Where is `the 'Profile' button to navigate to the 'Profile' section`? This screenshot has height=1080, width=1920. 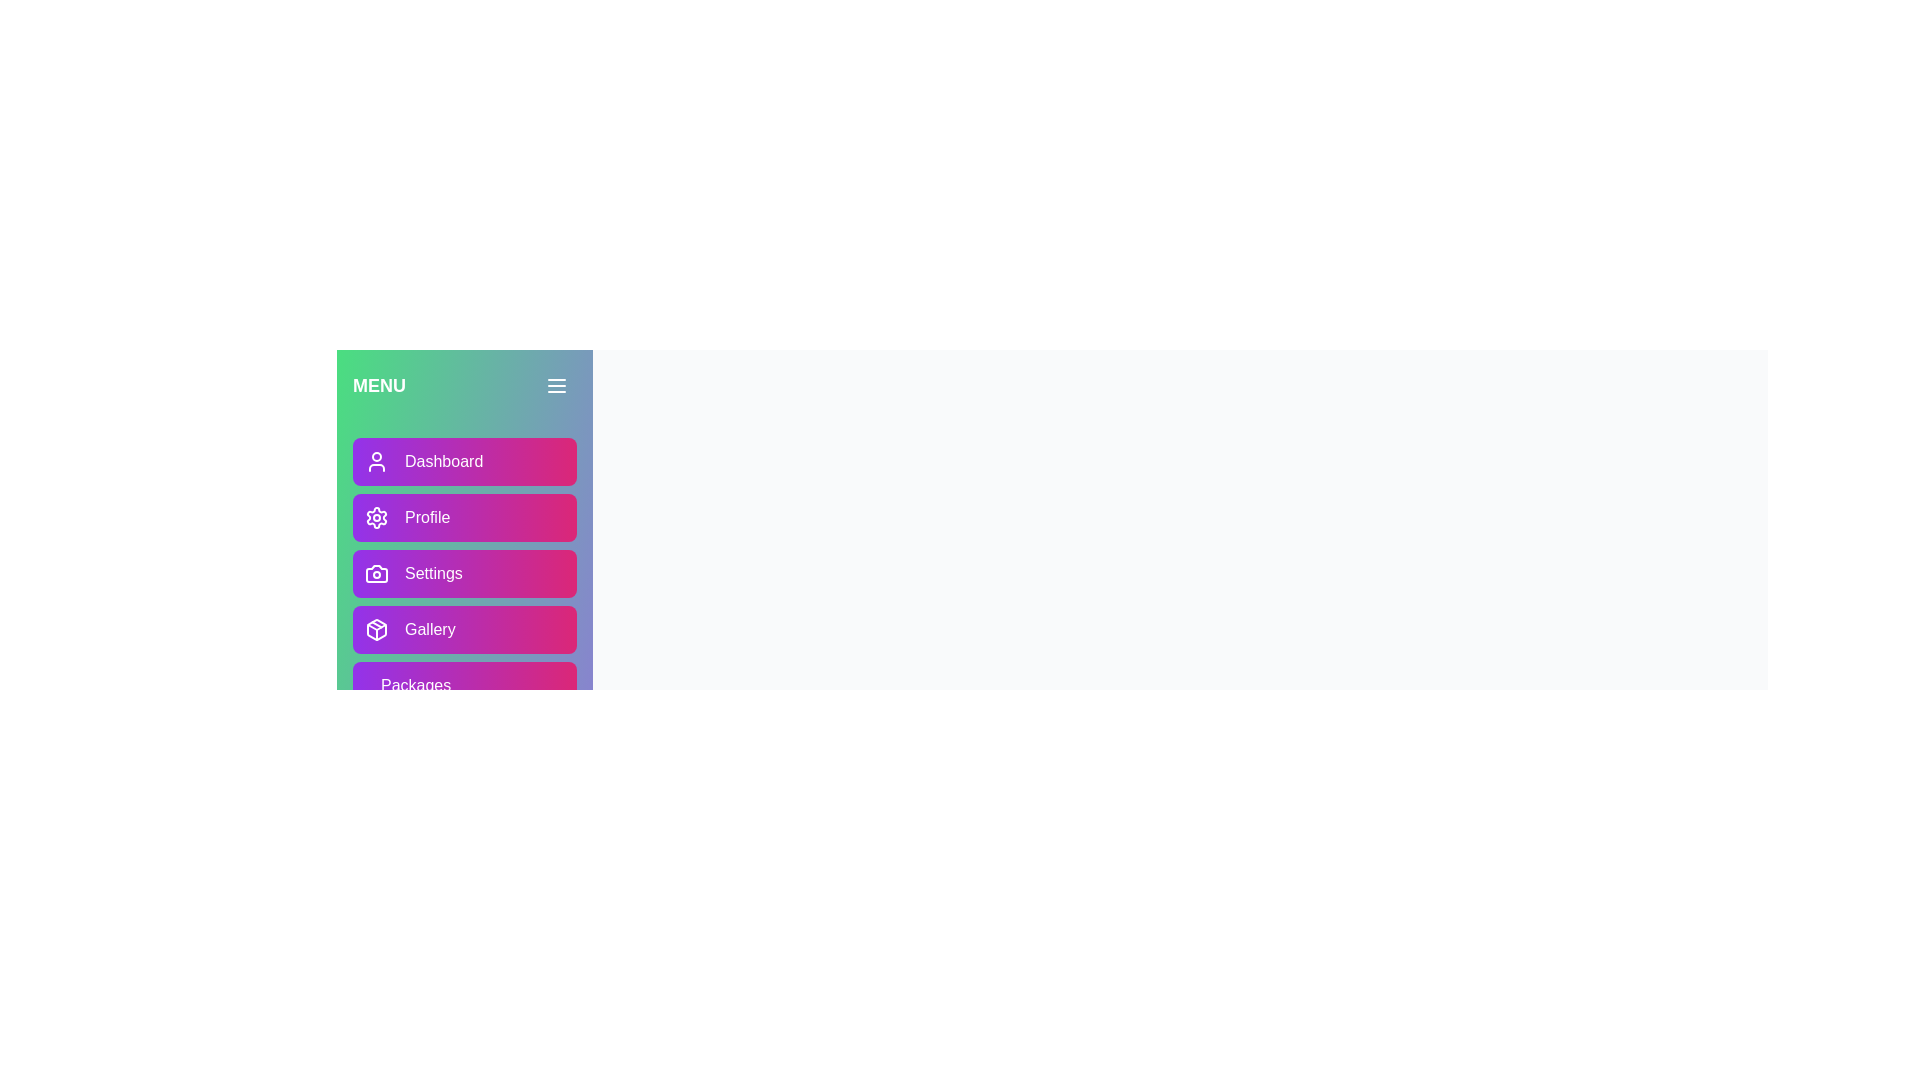
the 'Profile' button to navigate to the 'Profile' section is located at coordinates (464, 516).